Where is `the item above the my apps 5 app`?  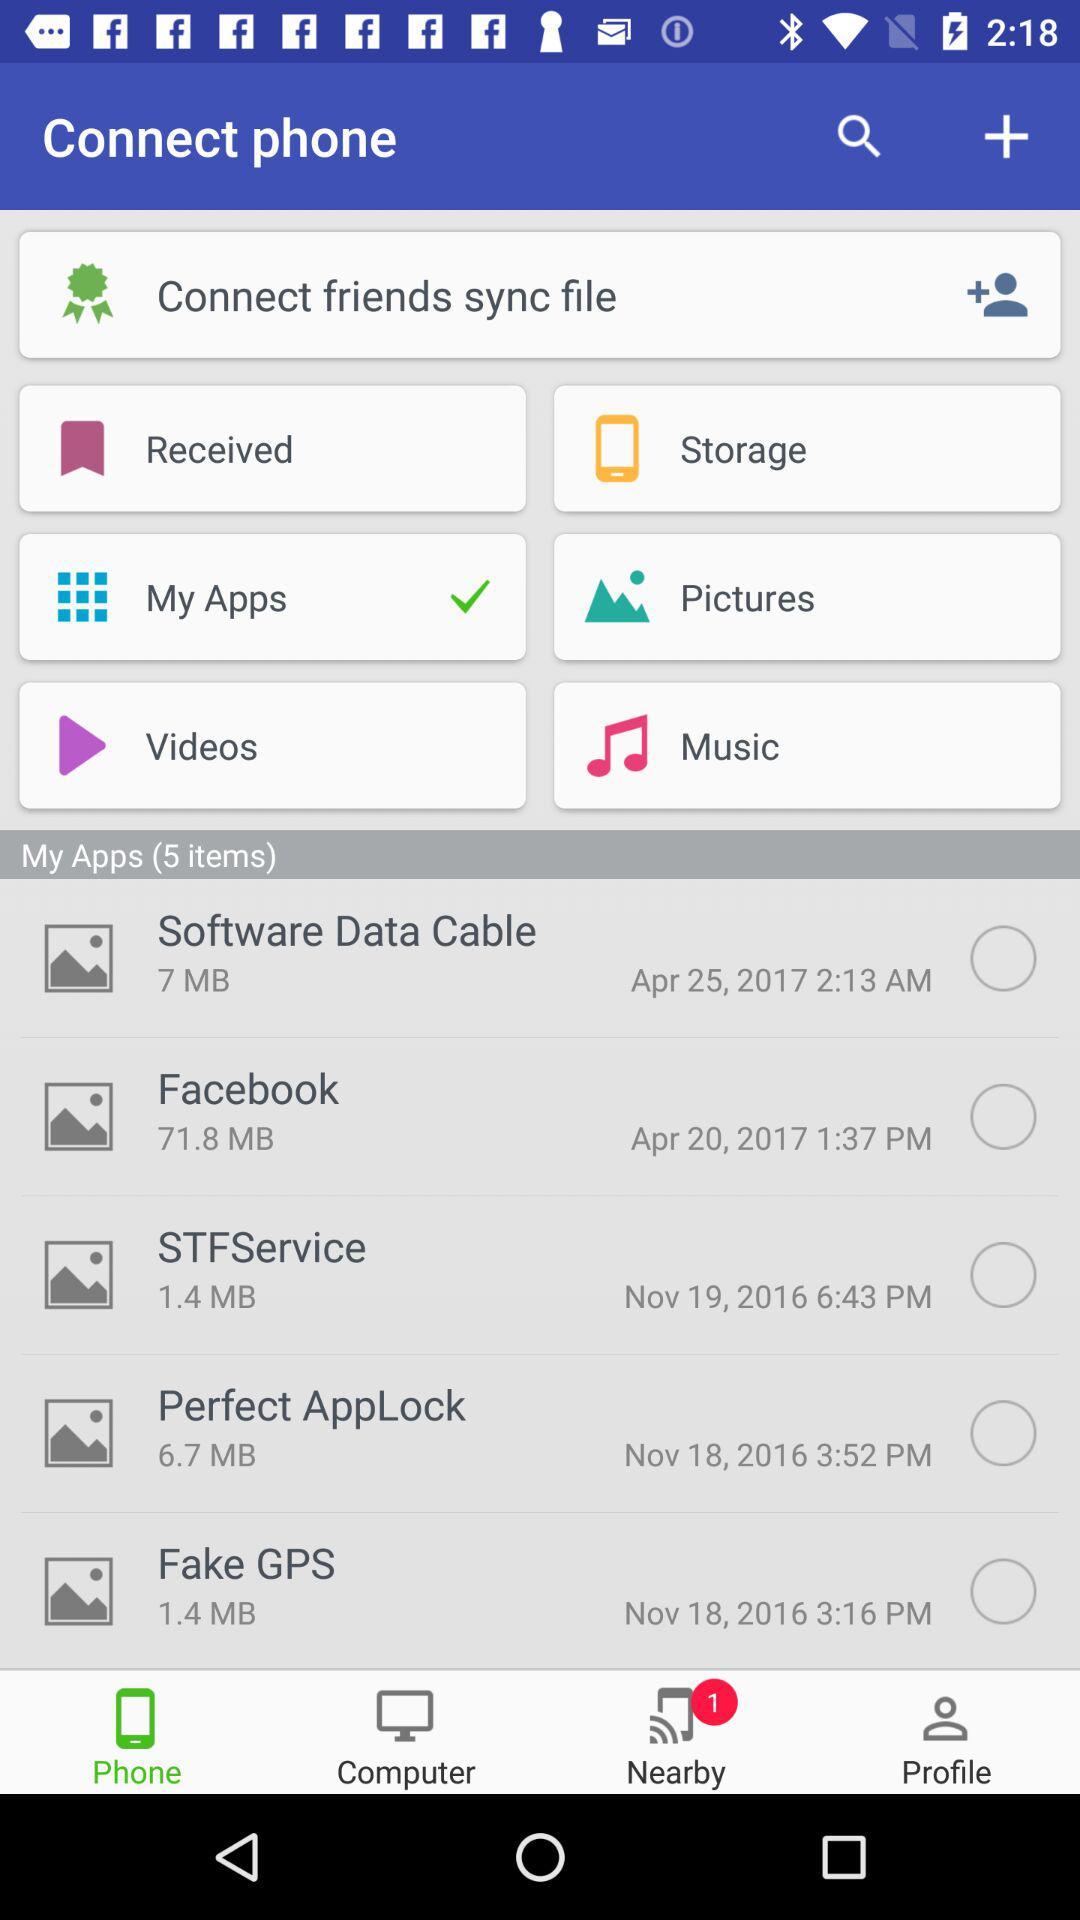
the item above the my apps 5 app is located at coordinates (616, 744).